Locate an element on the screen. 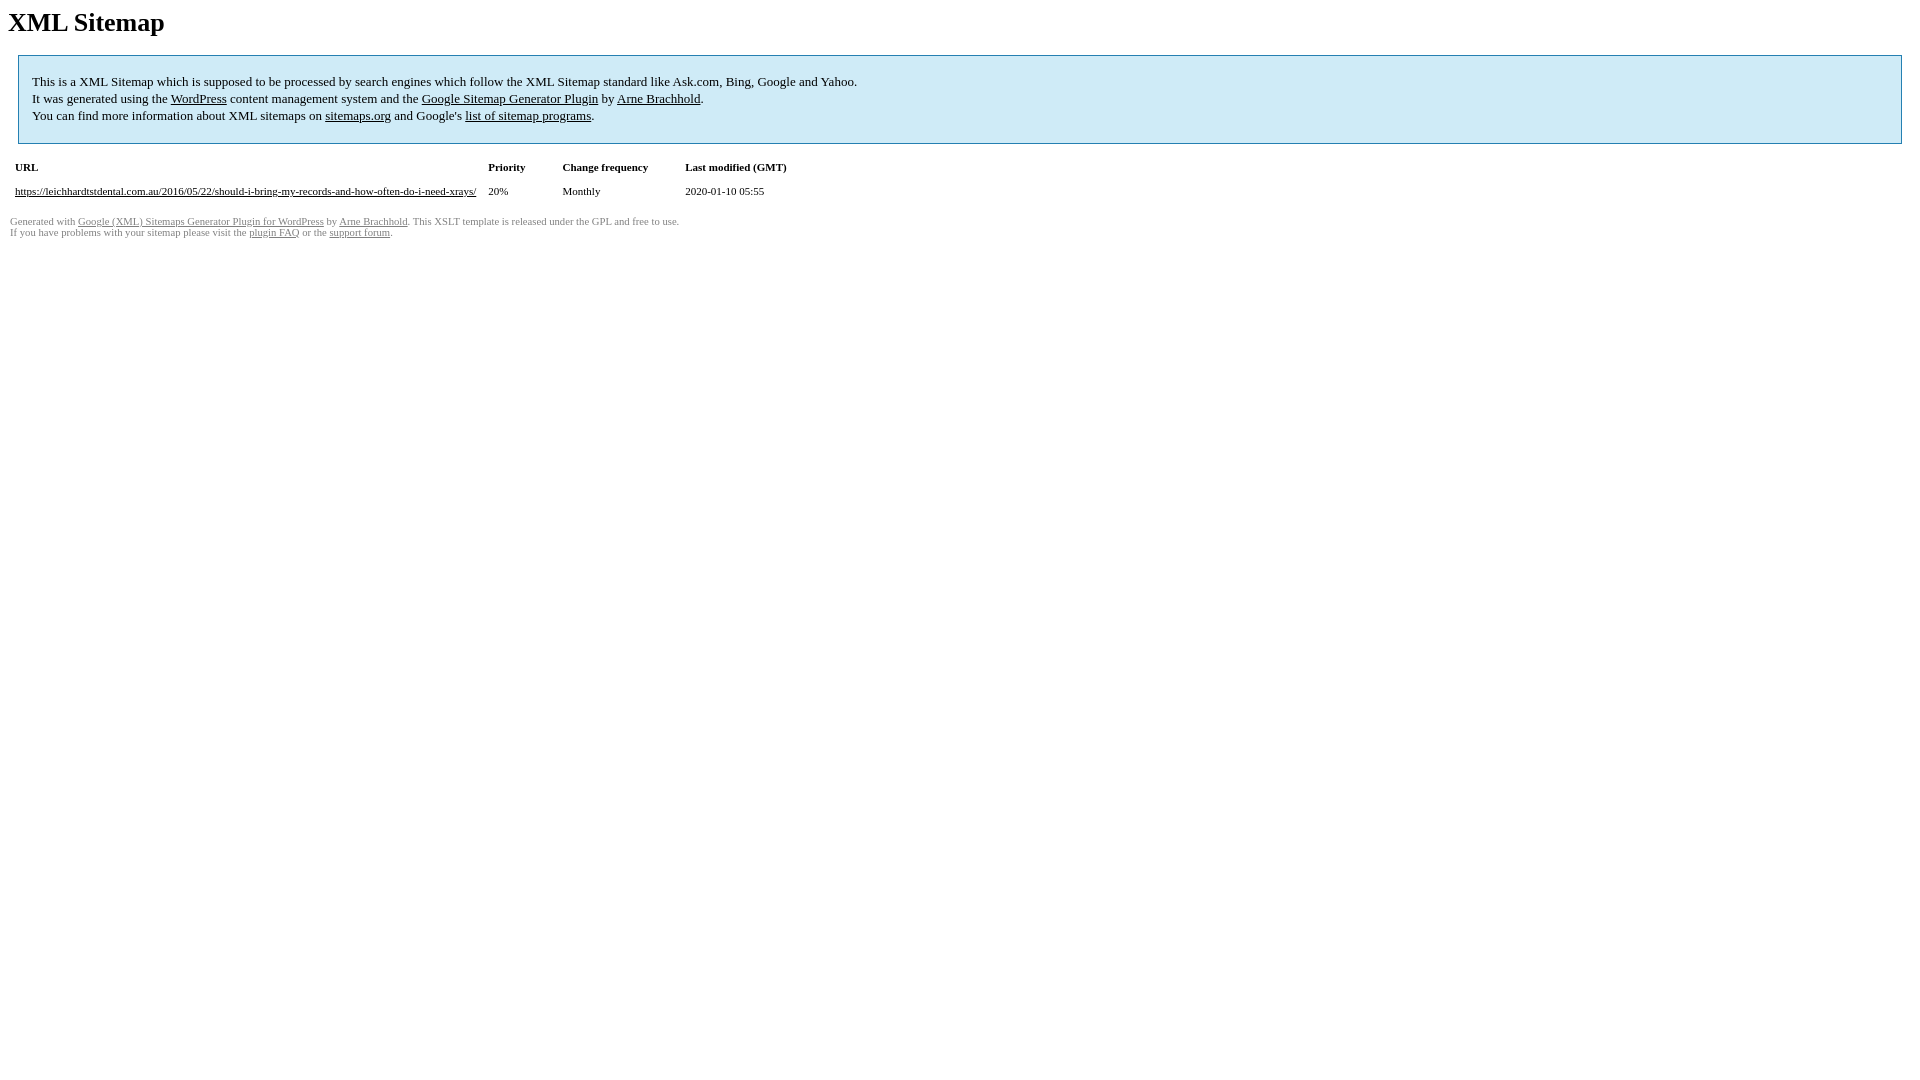  'sitemaps.org' is located at coordinates (358, 115).